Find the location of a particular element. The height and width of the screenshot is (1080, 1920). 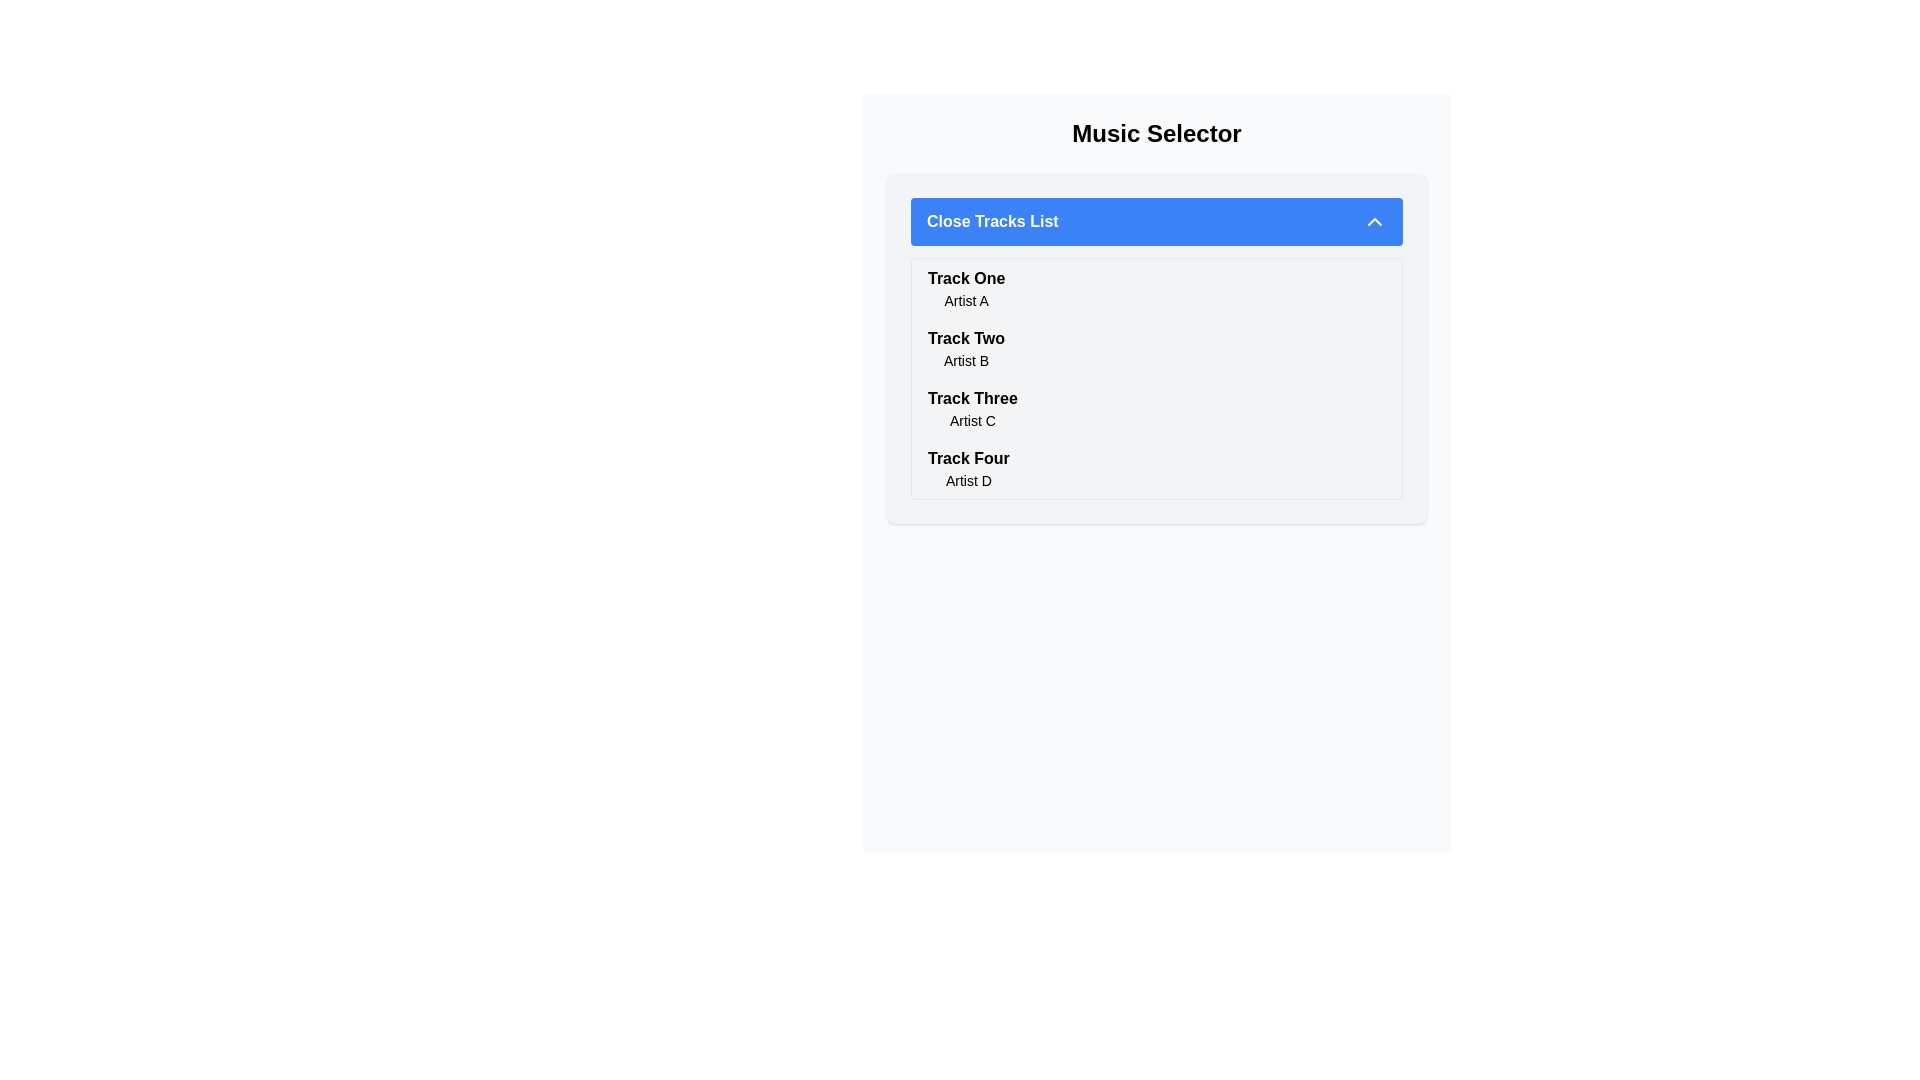

the list item containing 'Track Two' and 'Artist B' is located at coordinates (966, 347).